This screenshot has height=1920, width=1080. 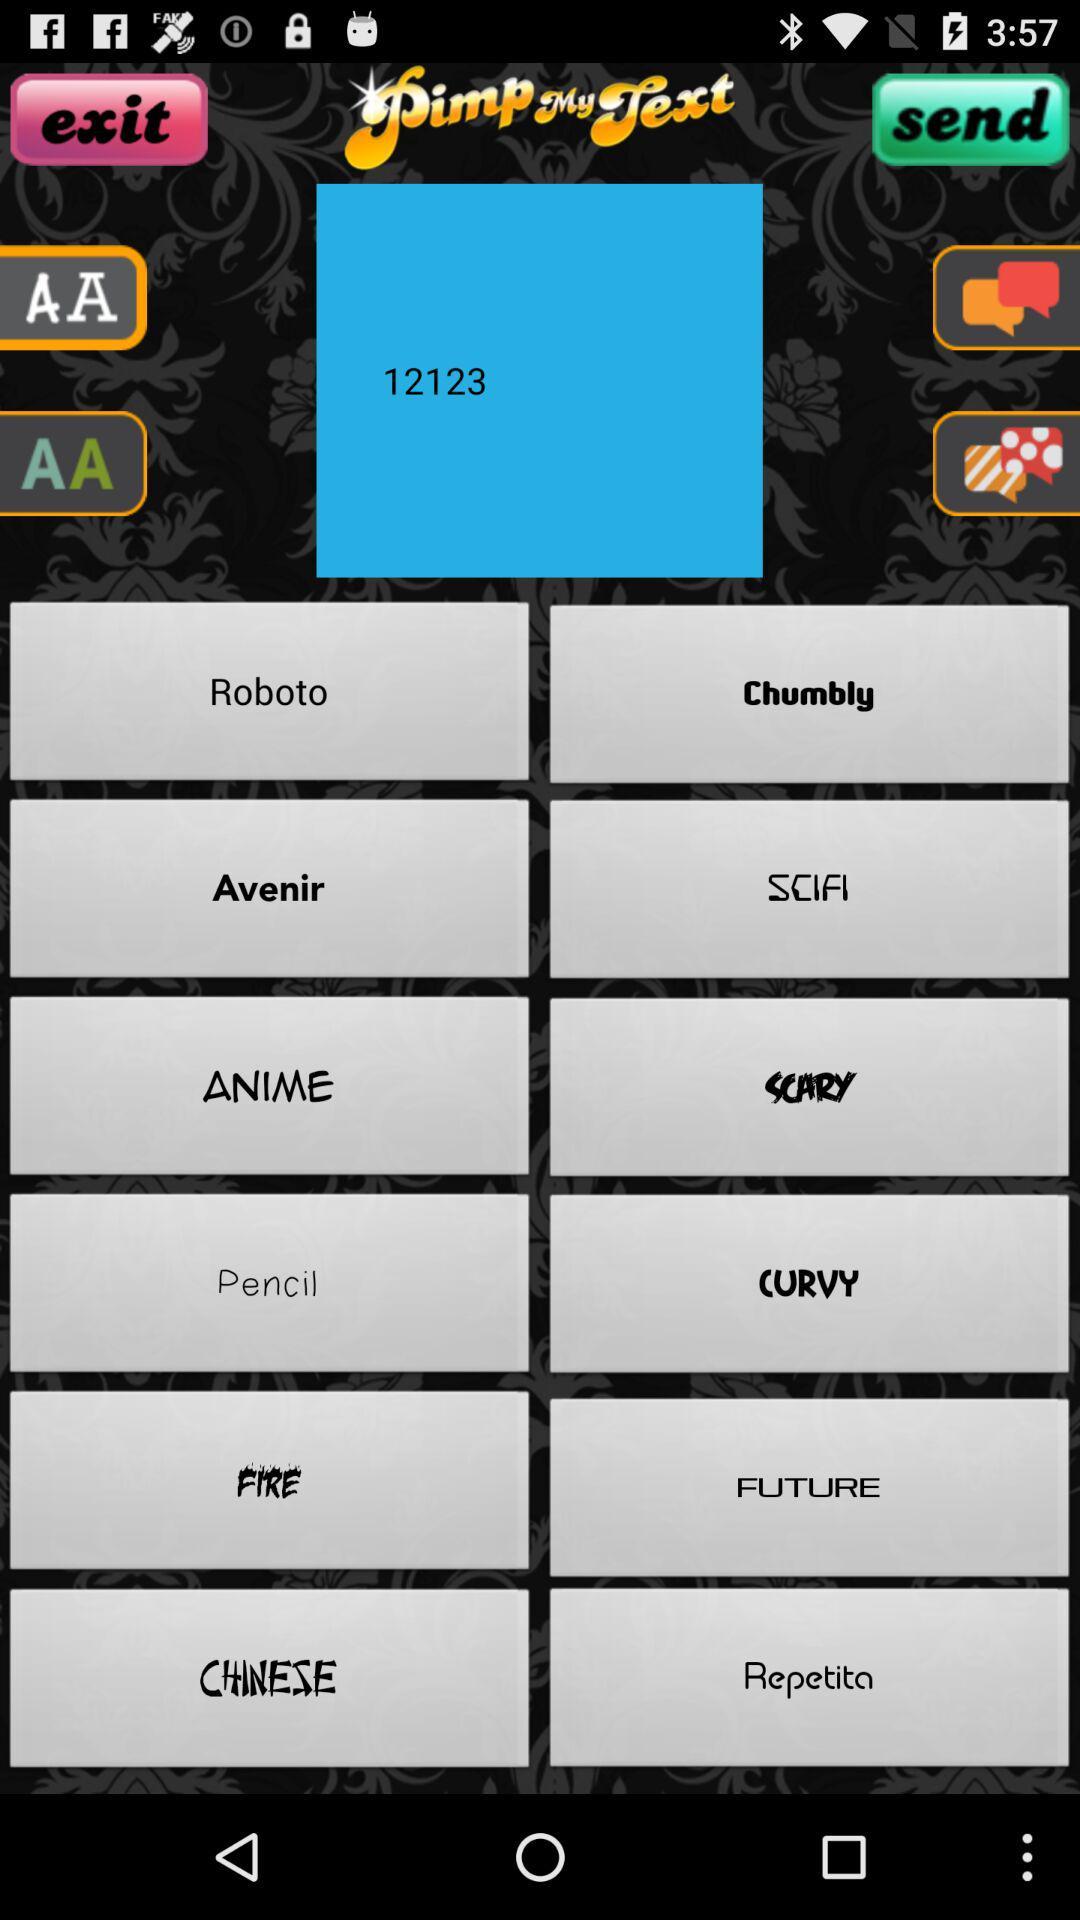 I want to click on capitalize text, so click(x=72, y=462).